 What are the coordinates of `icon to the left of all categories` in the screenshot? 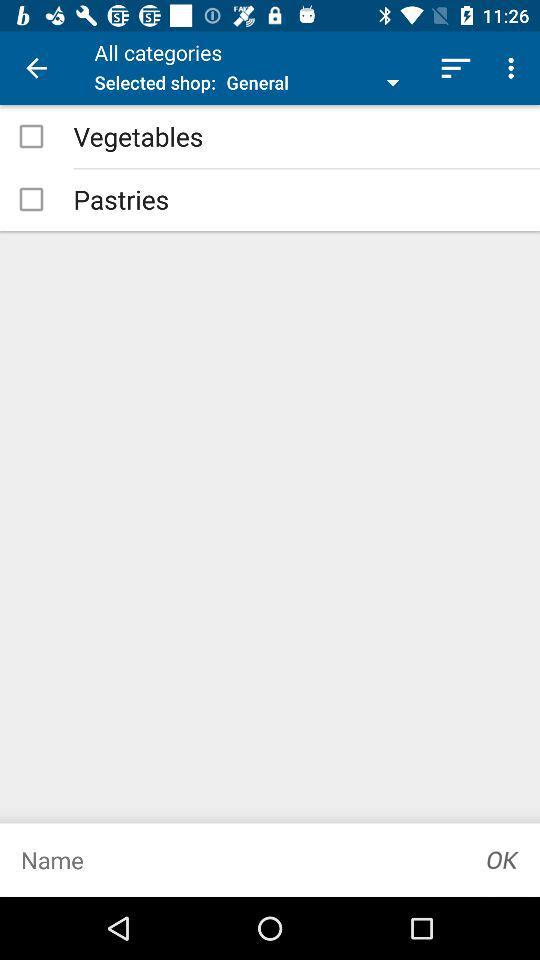 It's located at (36, 68).